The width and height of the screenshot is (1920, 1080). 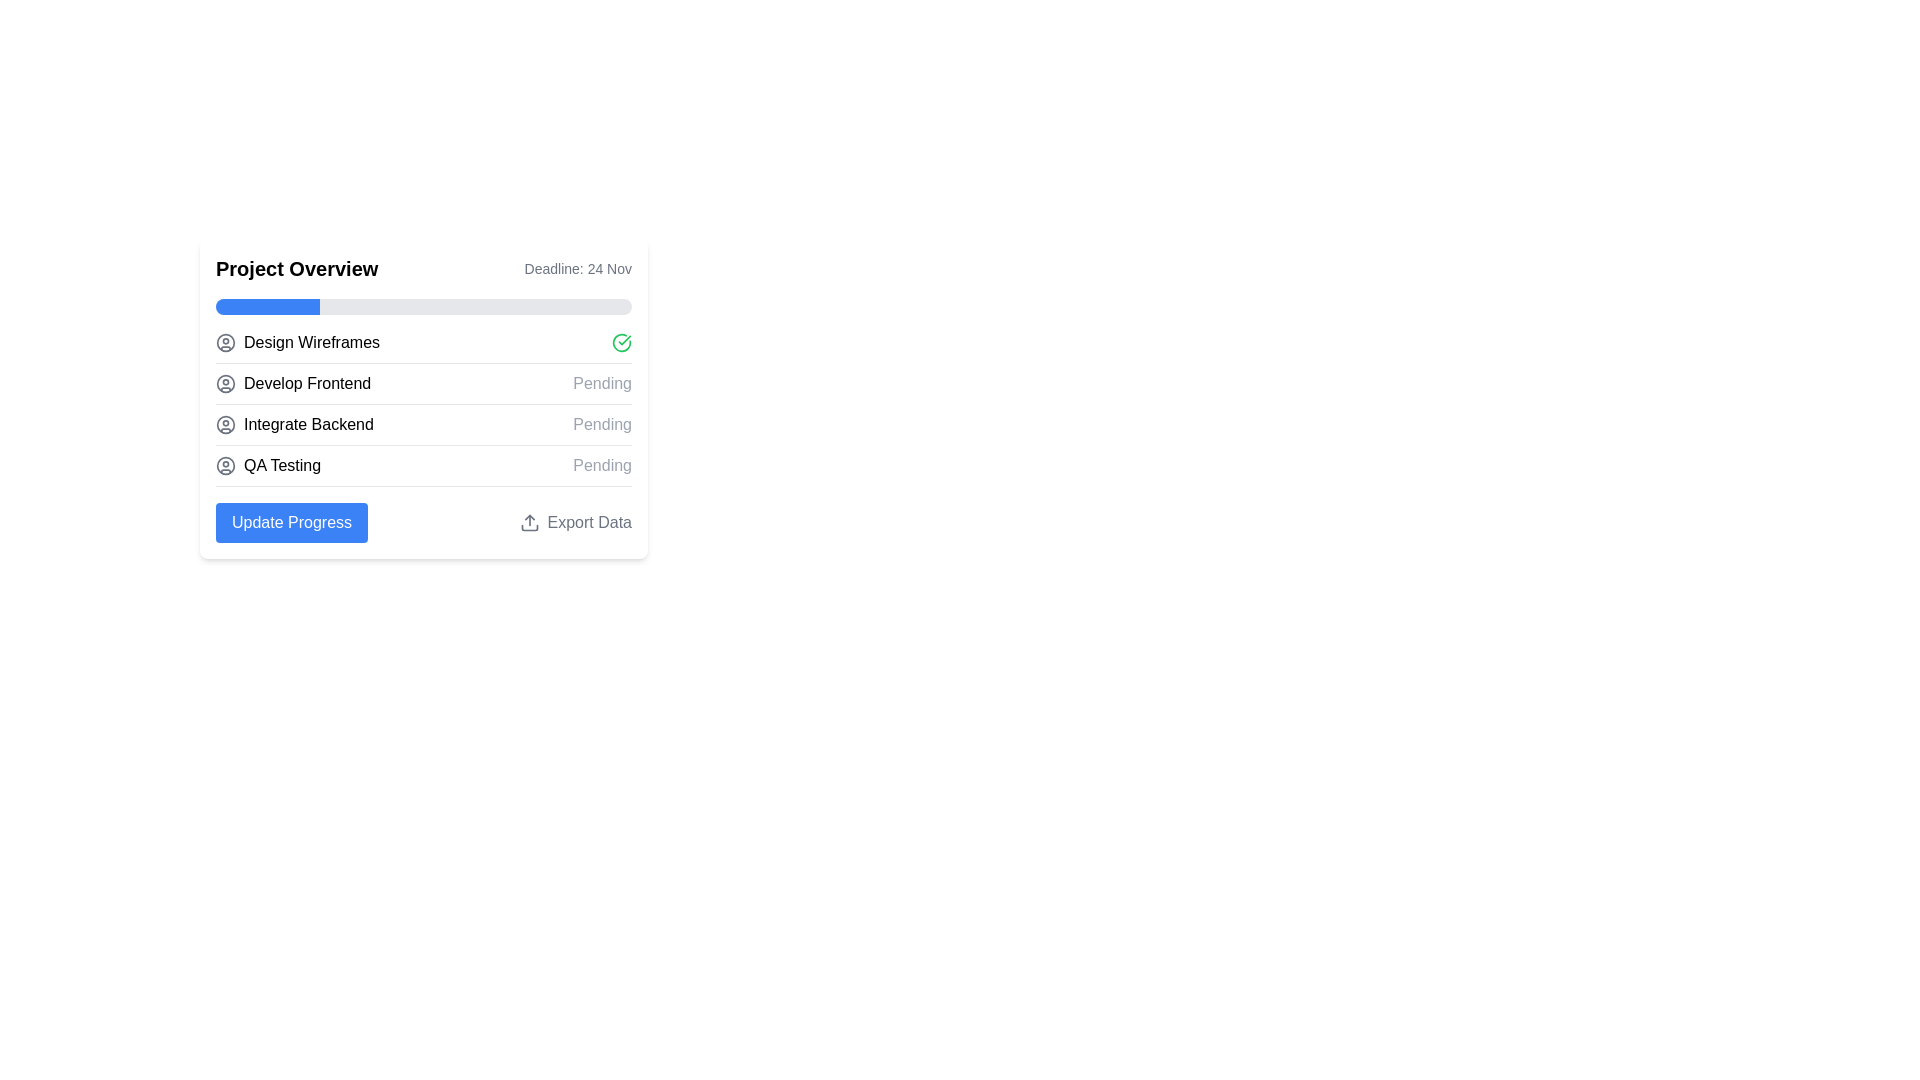 What do you see at coordinates (225, 423) in the screenshot?
I see `circular user placeholder icon with a gray stroke, located next to the 'Integrate Backend' label in the list item` at bounding box center [225, 423].